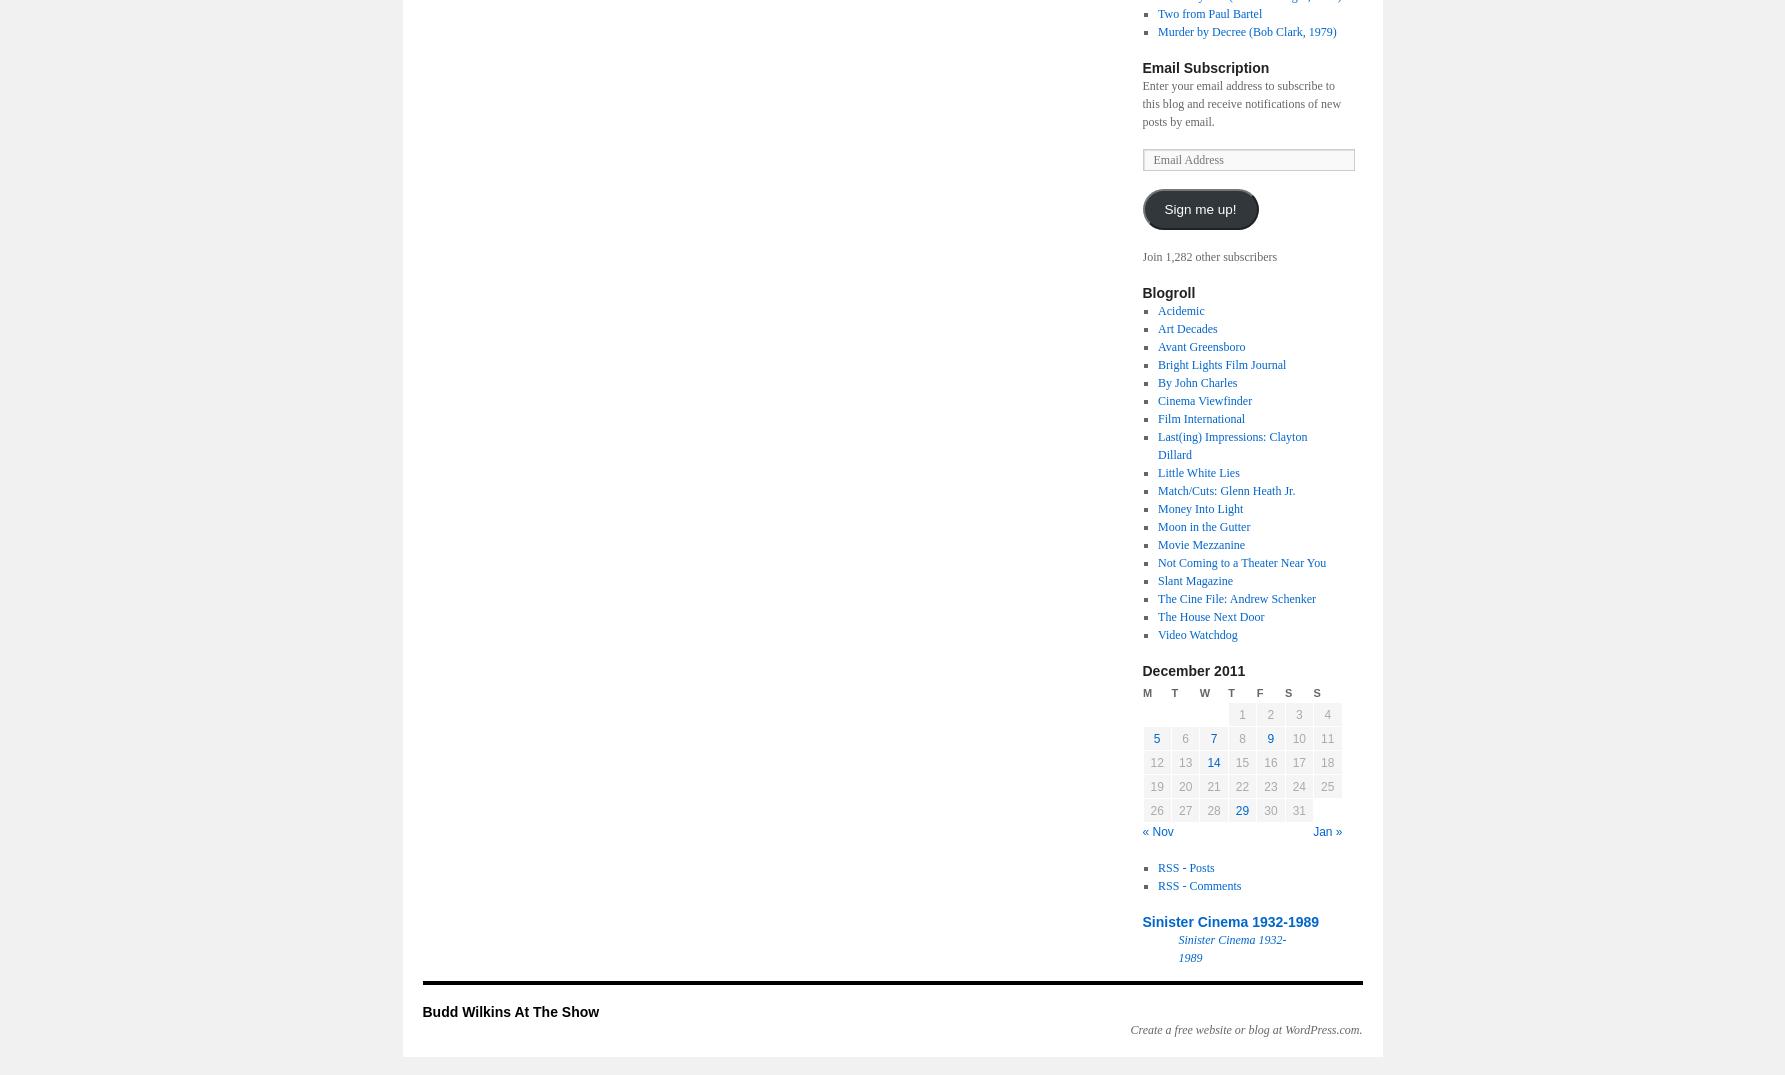 This screenshot has width=1785, height=1075. I want to click on 'Movie Mezzanine', so click(1200, 545).